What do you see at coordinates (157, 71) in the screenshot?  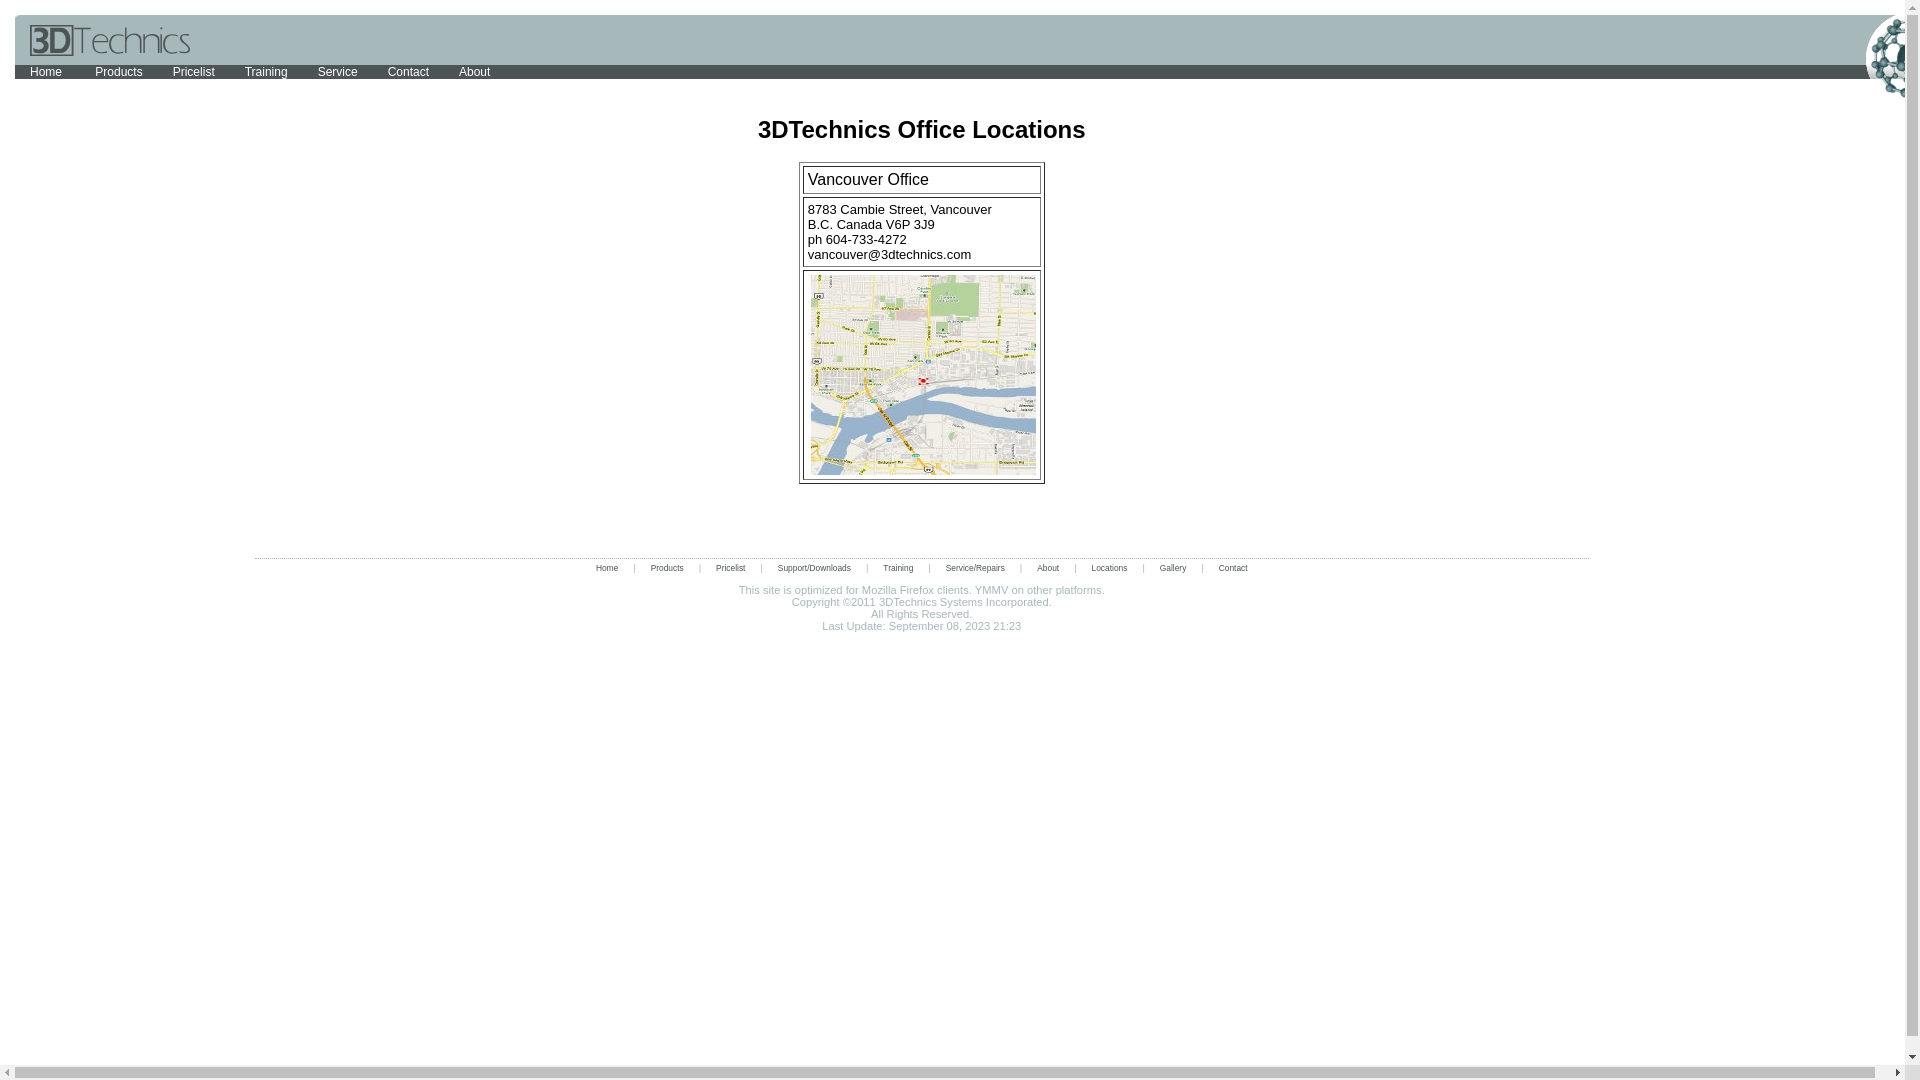 I see `'Pricelist'` at bounding box center [157, 71].